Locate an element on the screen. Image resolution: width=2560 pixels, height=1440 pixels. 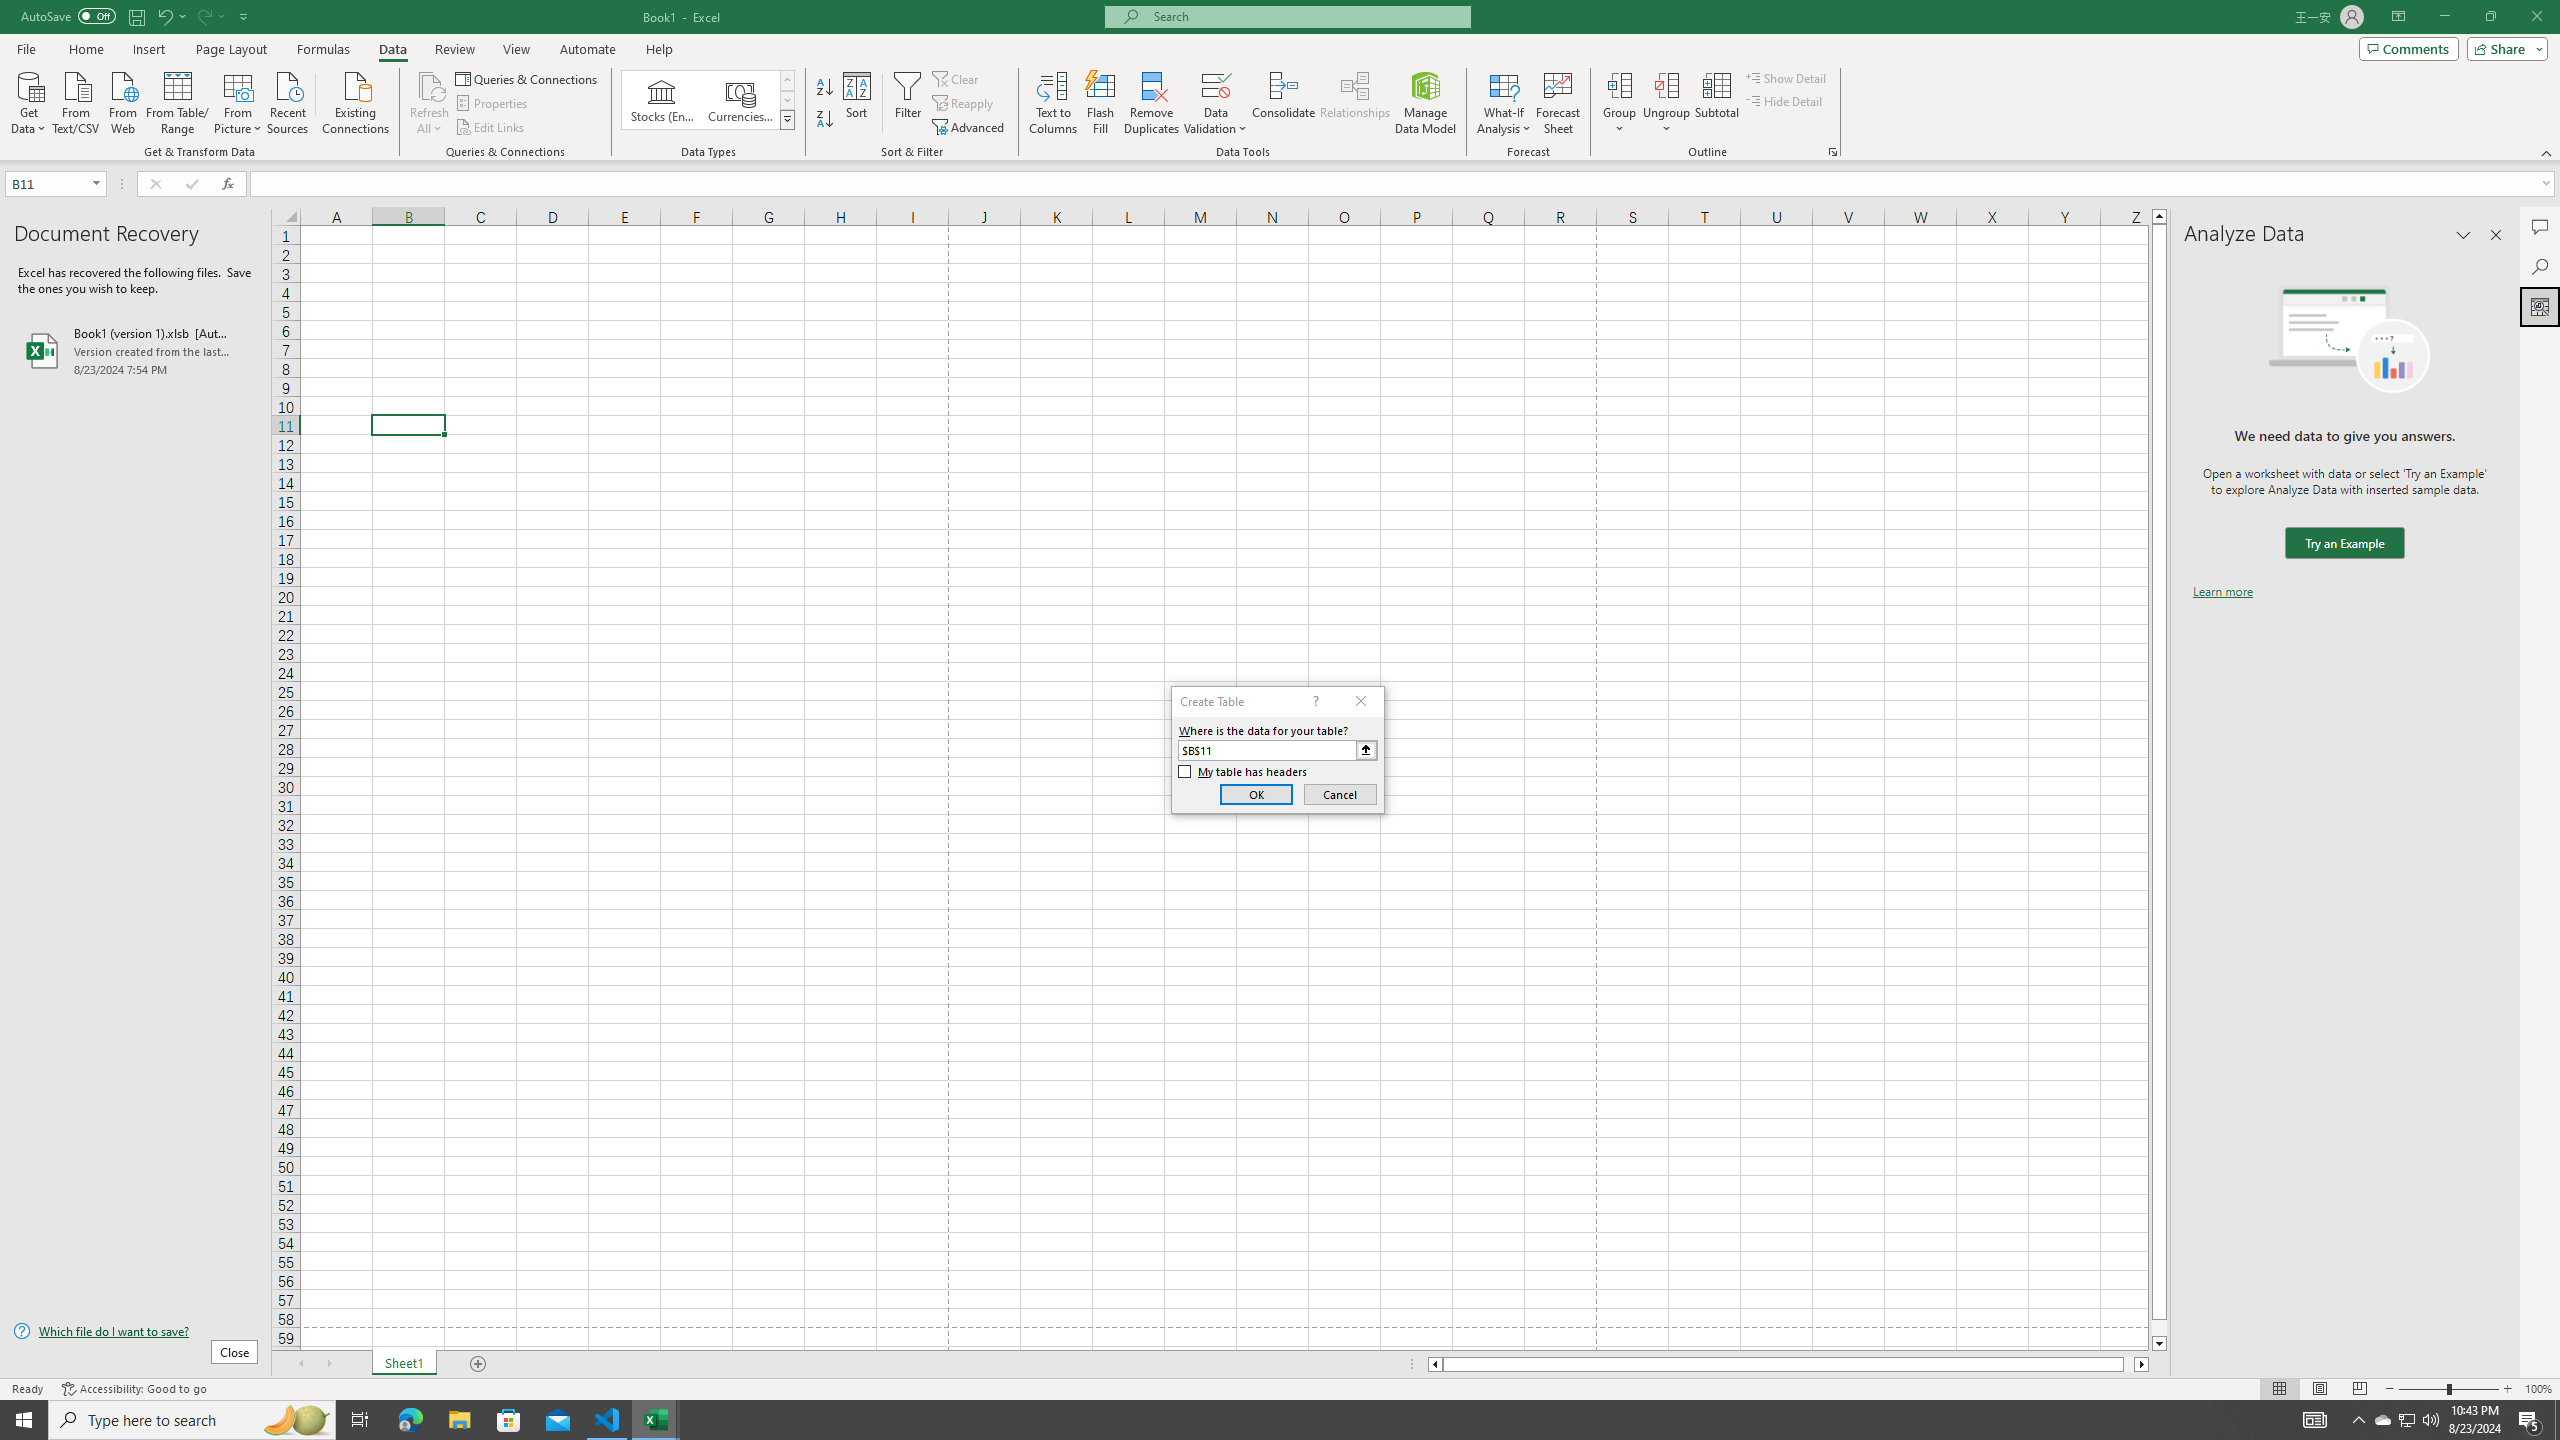
'Remove Duplicates' is located at coordinates (1151, 103).